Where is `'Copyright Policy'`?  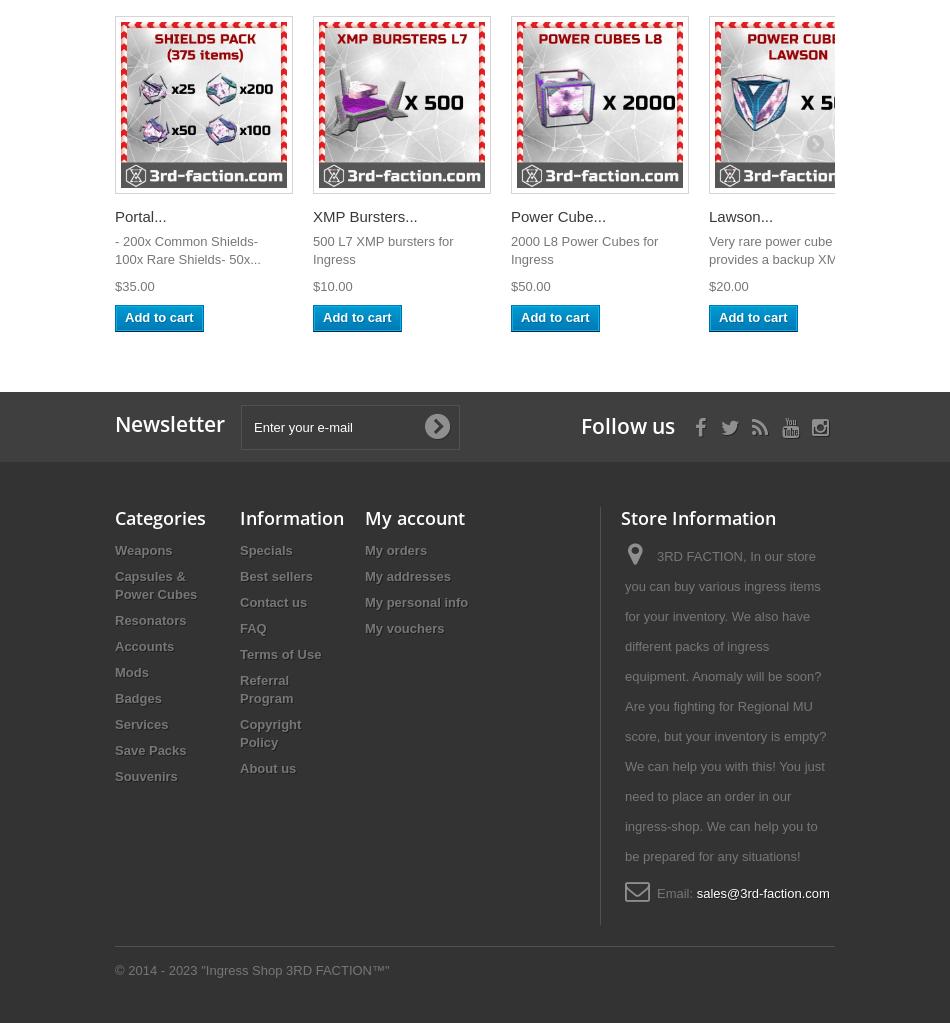
'Copyright Policy' is located at coordinates (238, 733).